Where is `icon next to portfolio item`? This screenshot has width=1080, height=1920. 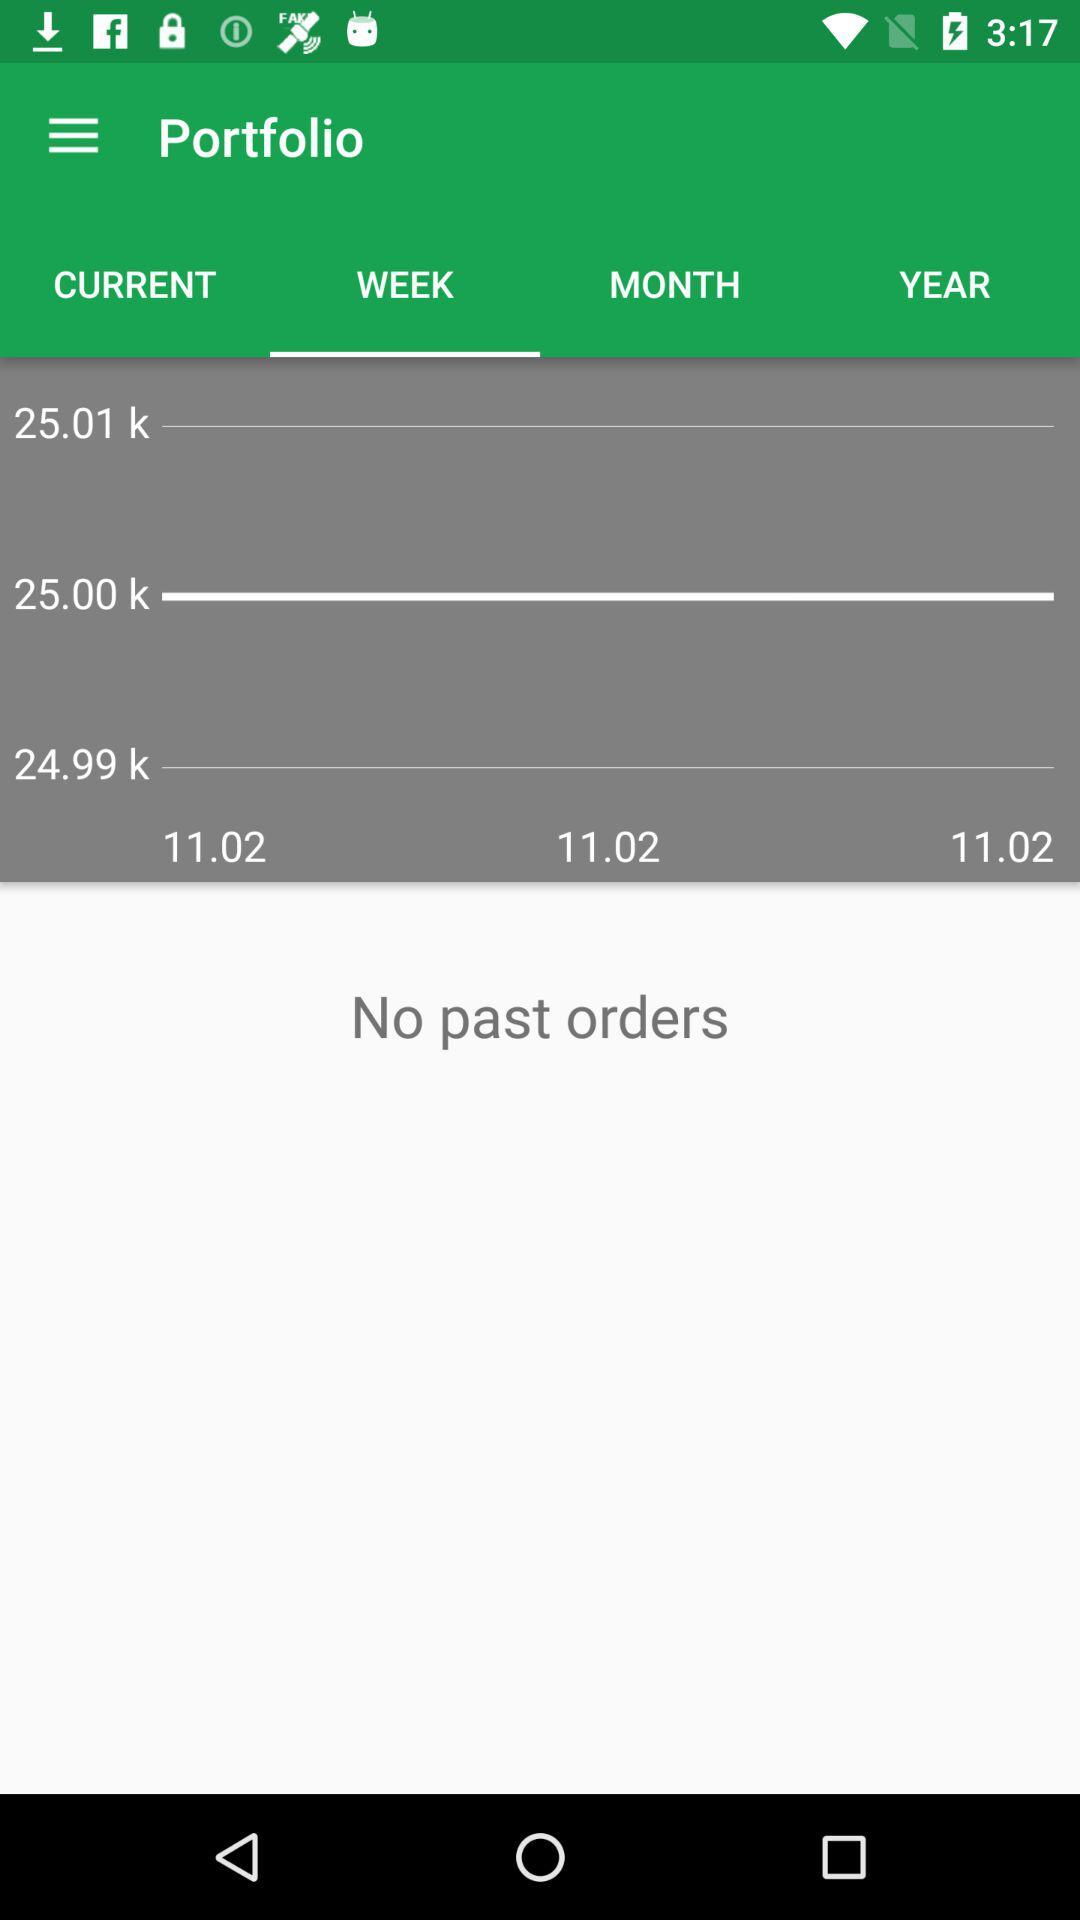
icon next to portfolio item is located at coordinates (72, 135).